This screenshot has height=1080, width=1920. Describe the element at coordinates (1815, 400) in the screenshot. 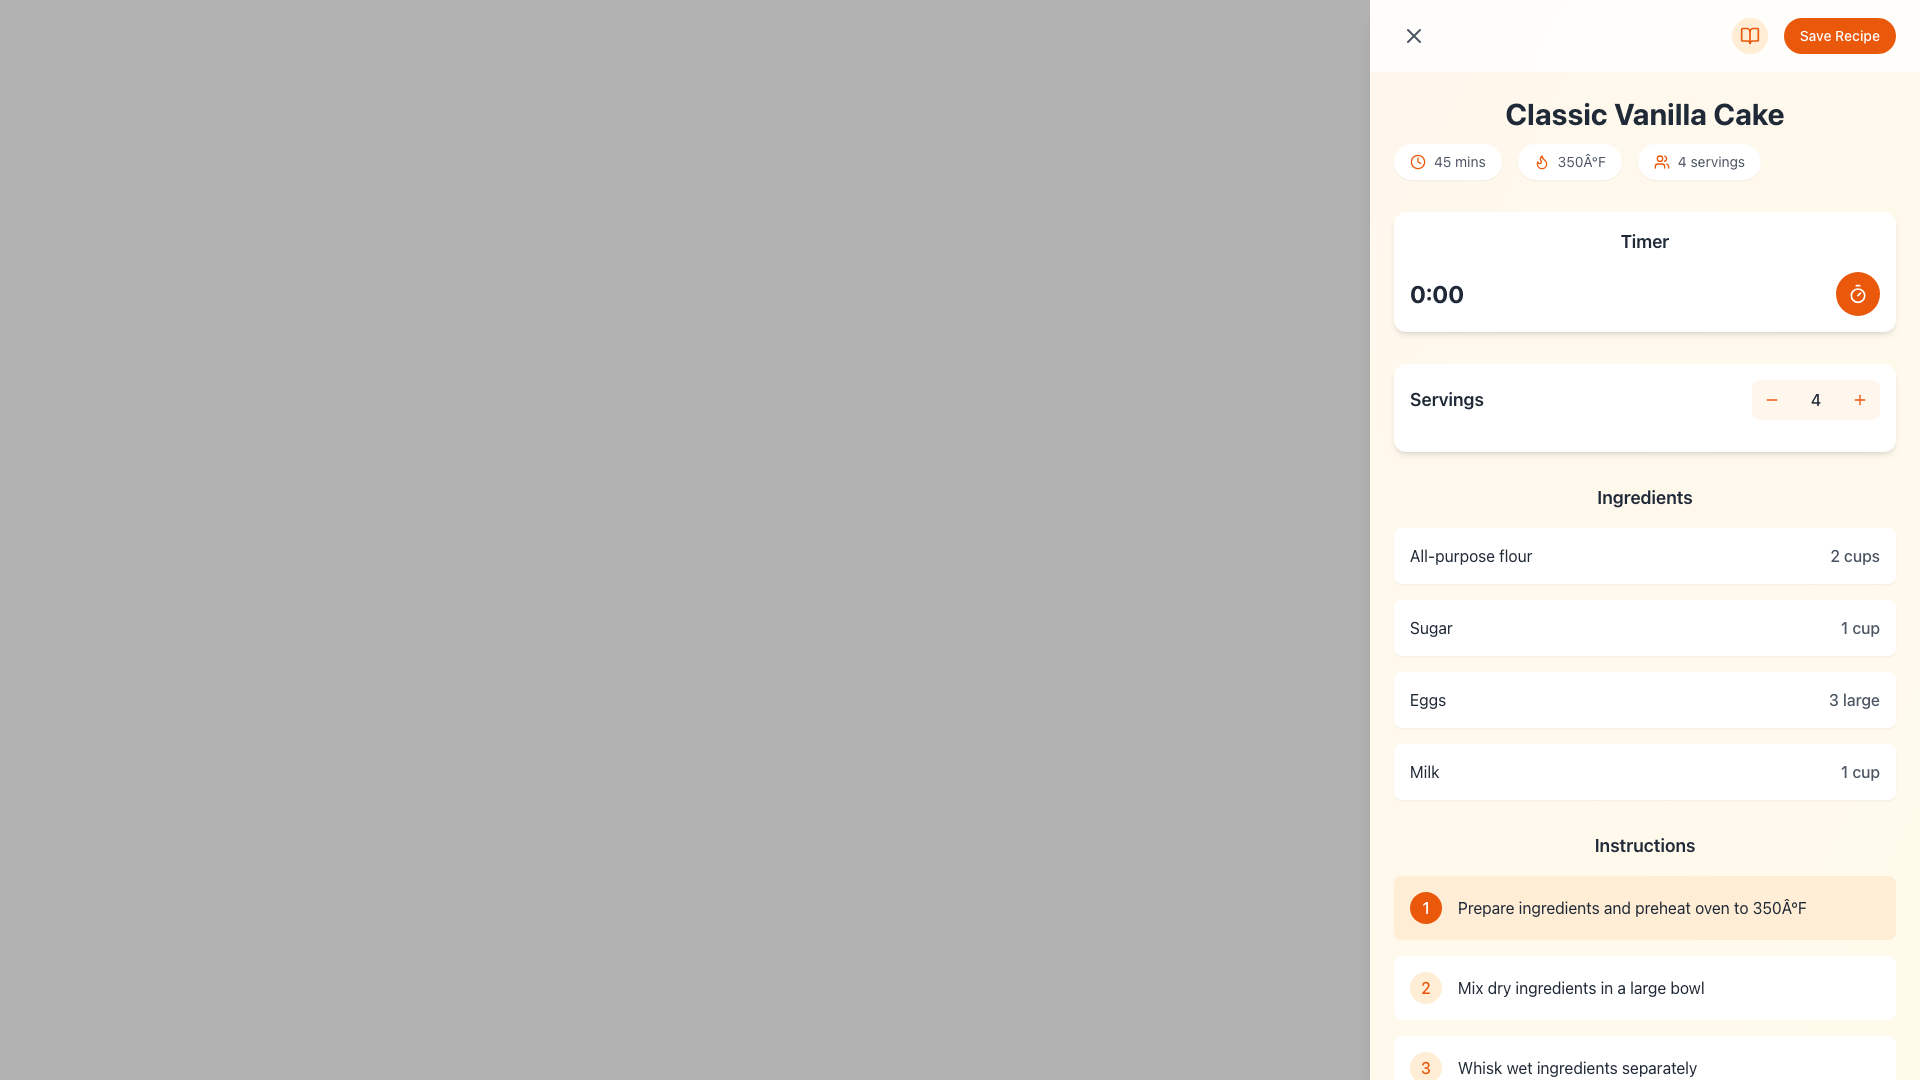

I see `numeric display showing the number '4' located in the 'Servings' section, styled with a medium-sized gray font against a light orange background, positioned between the minus and plus buttons` at that location.